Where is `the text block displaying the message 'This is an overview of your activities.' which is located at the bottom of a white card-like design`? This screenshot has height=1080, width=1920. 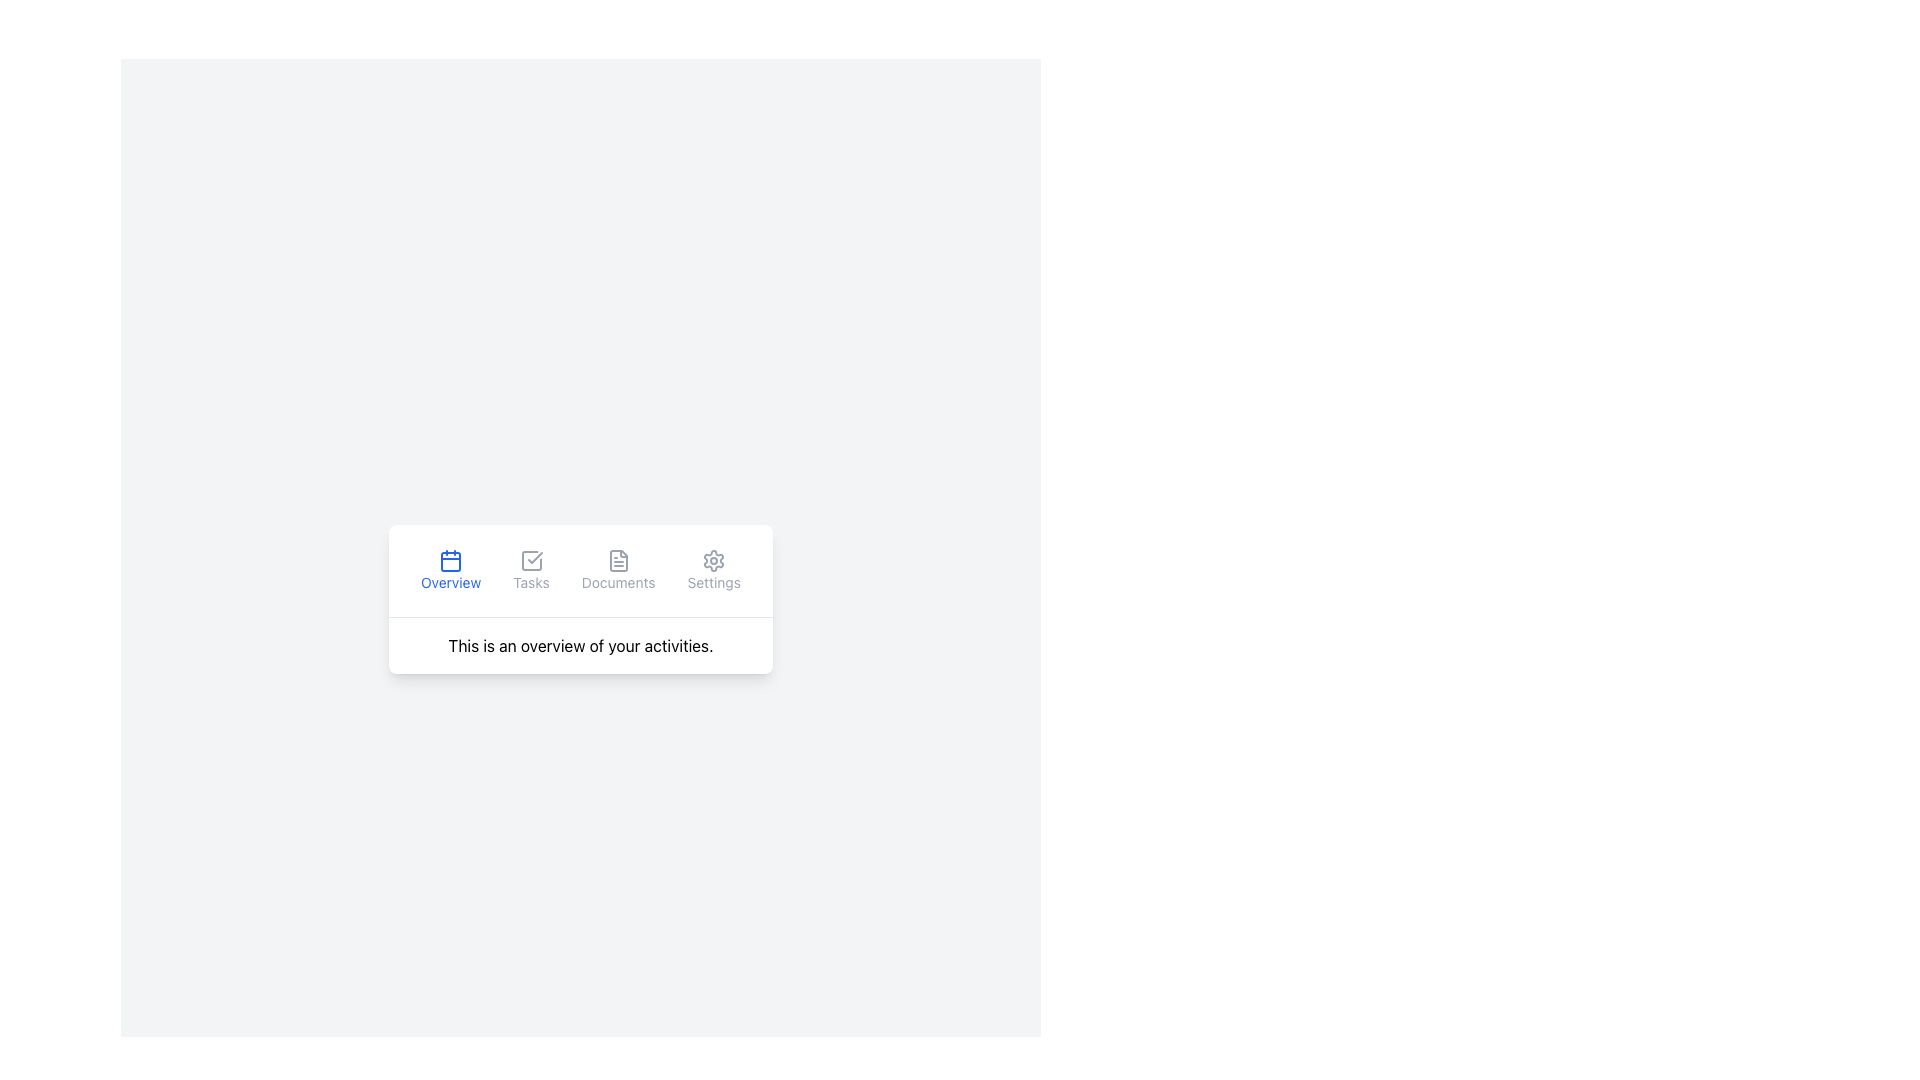
the text block displaying the message 'This is an overview of your activities.' which is located at the bottom of a white card-like design is located at coordinates (579, 644).